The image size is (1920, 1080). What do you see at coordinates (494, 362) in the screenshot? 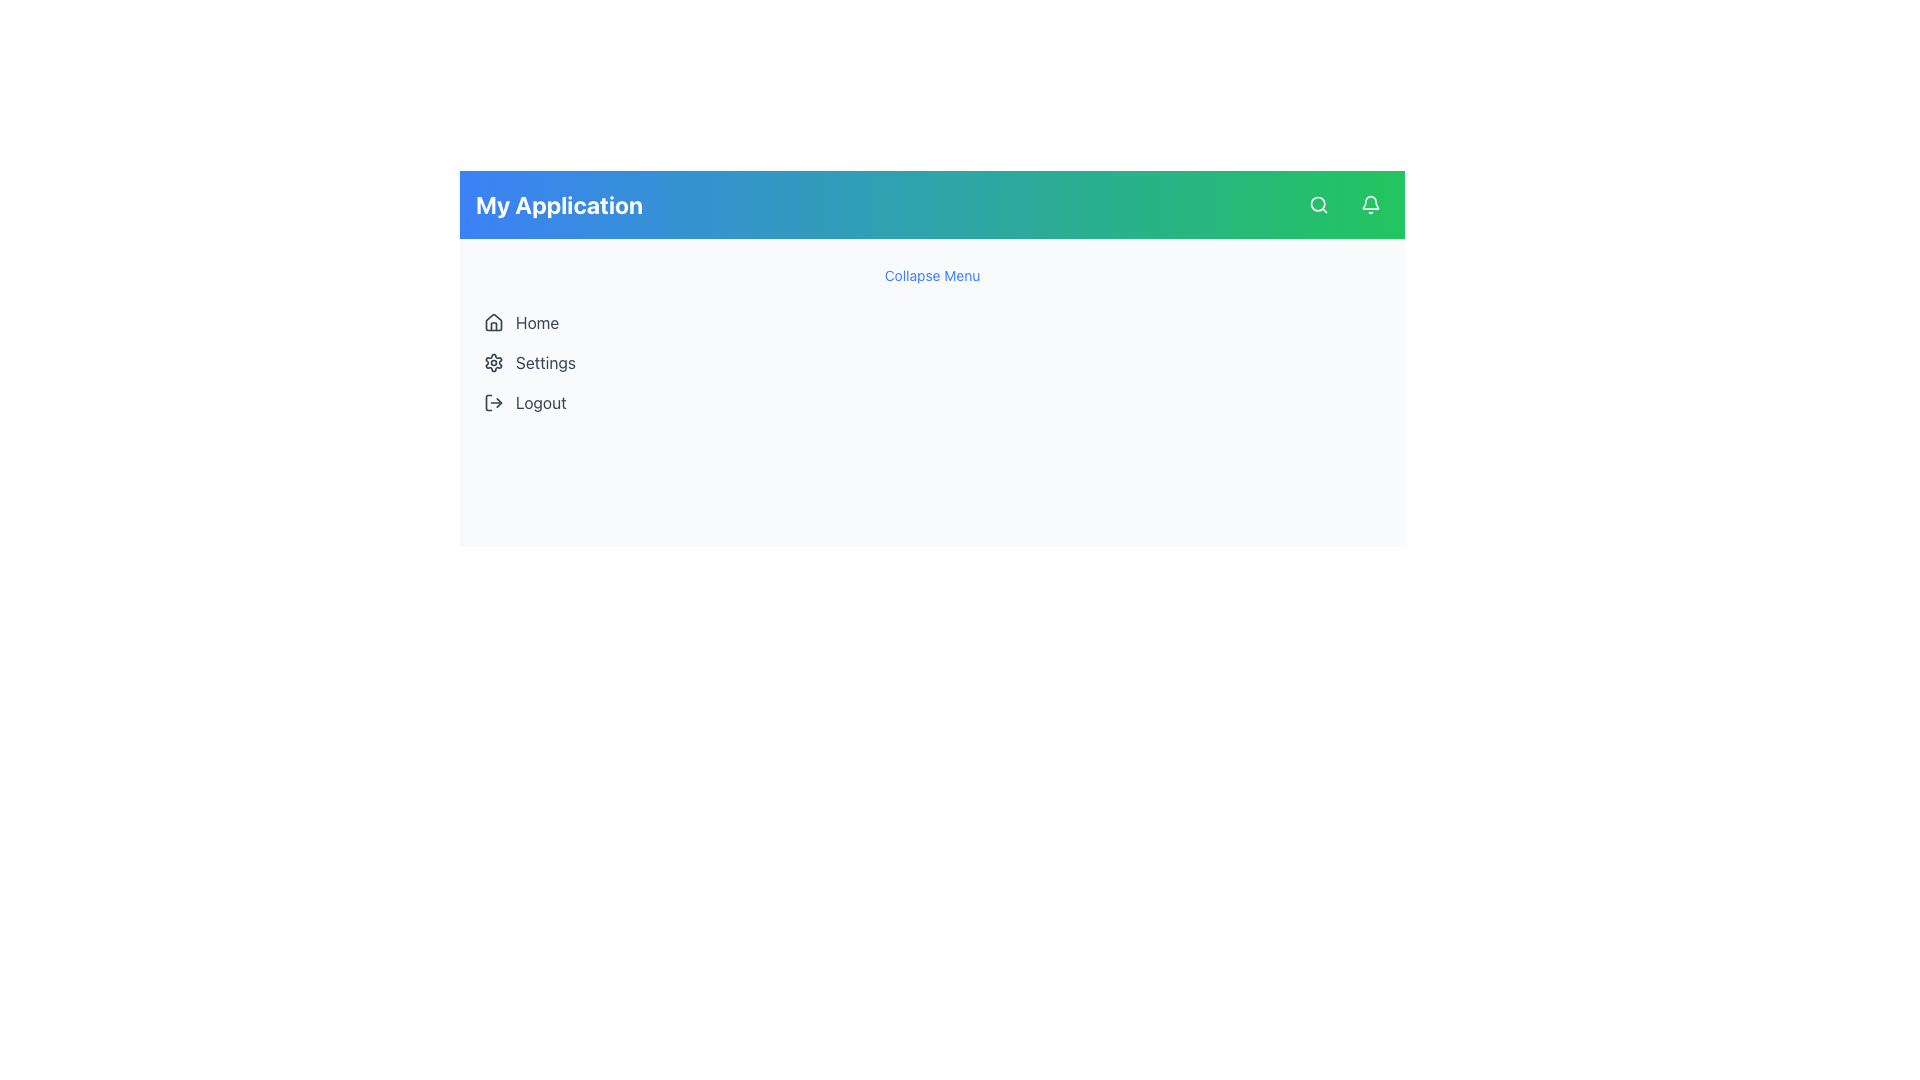
I see `the circular settings icon, which features a gear-like design and is located to the left of the 'Settings' label` at bounding box center [494, 362].